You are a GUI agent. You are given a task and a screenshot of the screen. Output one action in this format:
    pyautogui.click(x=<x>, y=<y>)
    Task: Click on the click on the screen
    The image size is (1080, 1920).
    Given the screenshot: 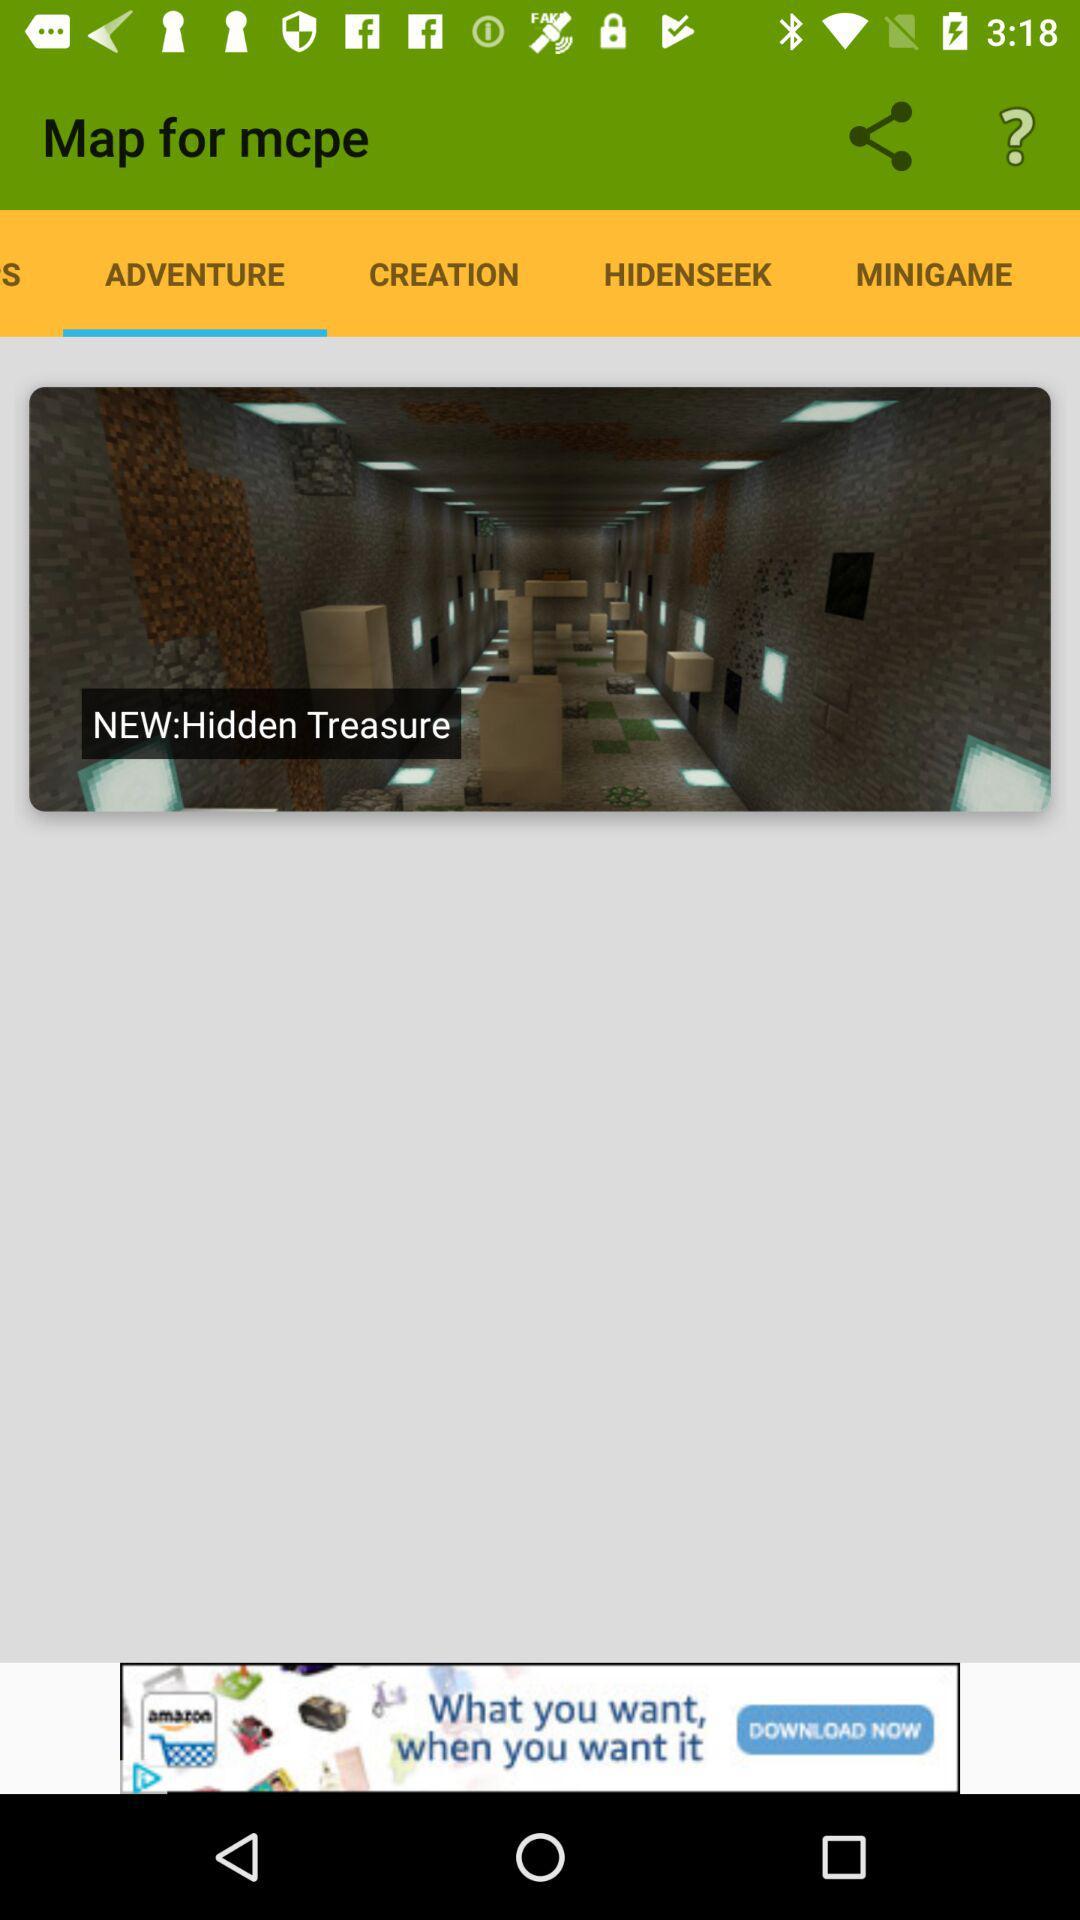 What is the action you would take?
    pyautogui.click(x=540, y=598)
    